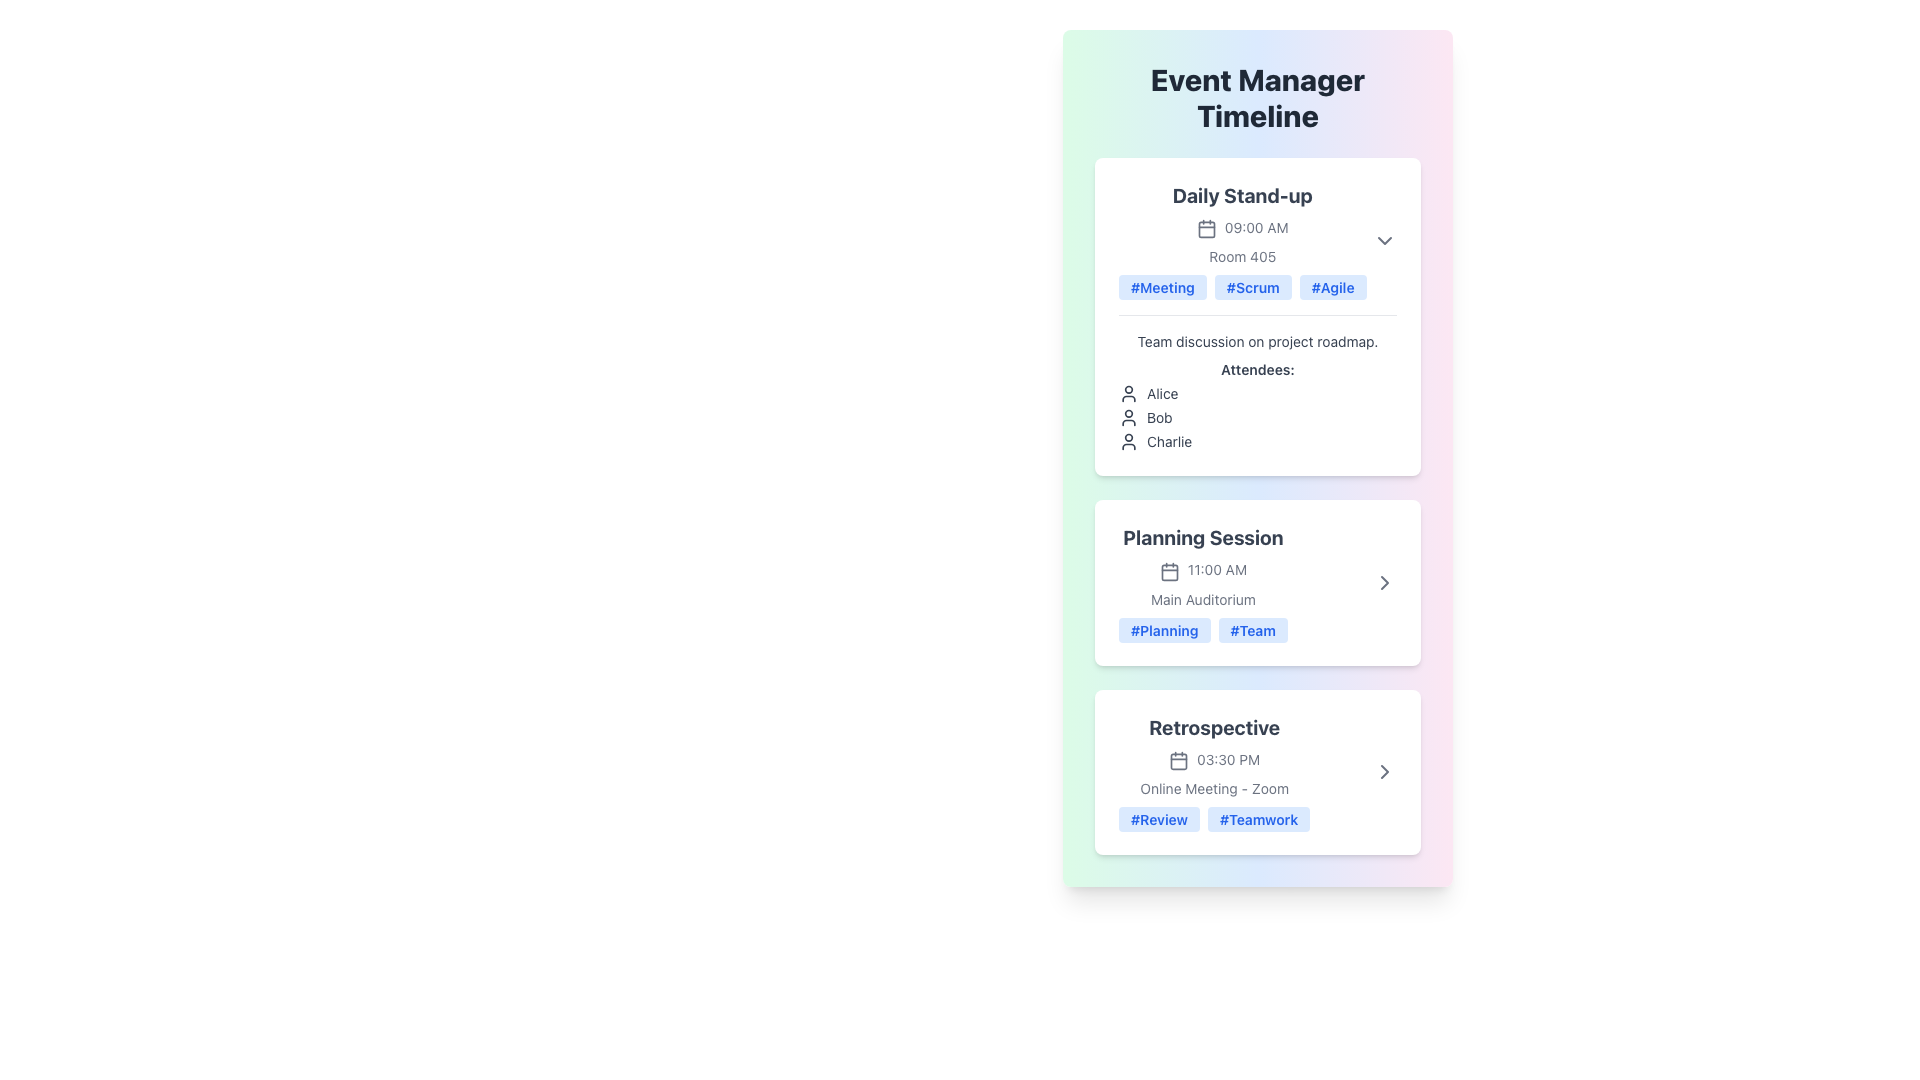 The width and height of the screenshot is (1920, 1080). I want to click on the content of the list item displaying the text 'Charlie' with a user icon, positioned as the third item under the 'Attendees' section in the 'Daily Stand-up' card, so click(1256, 441).